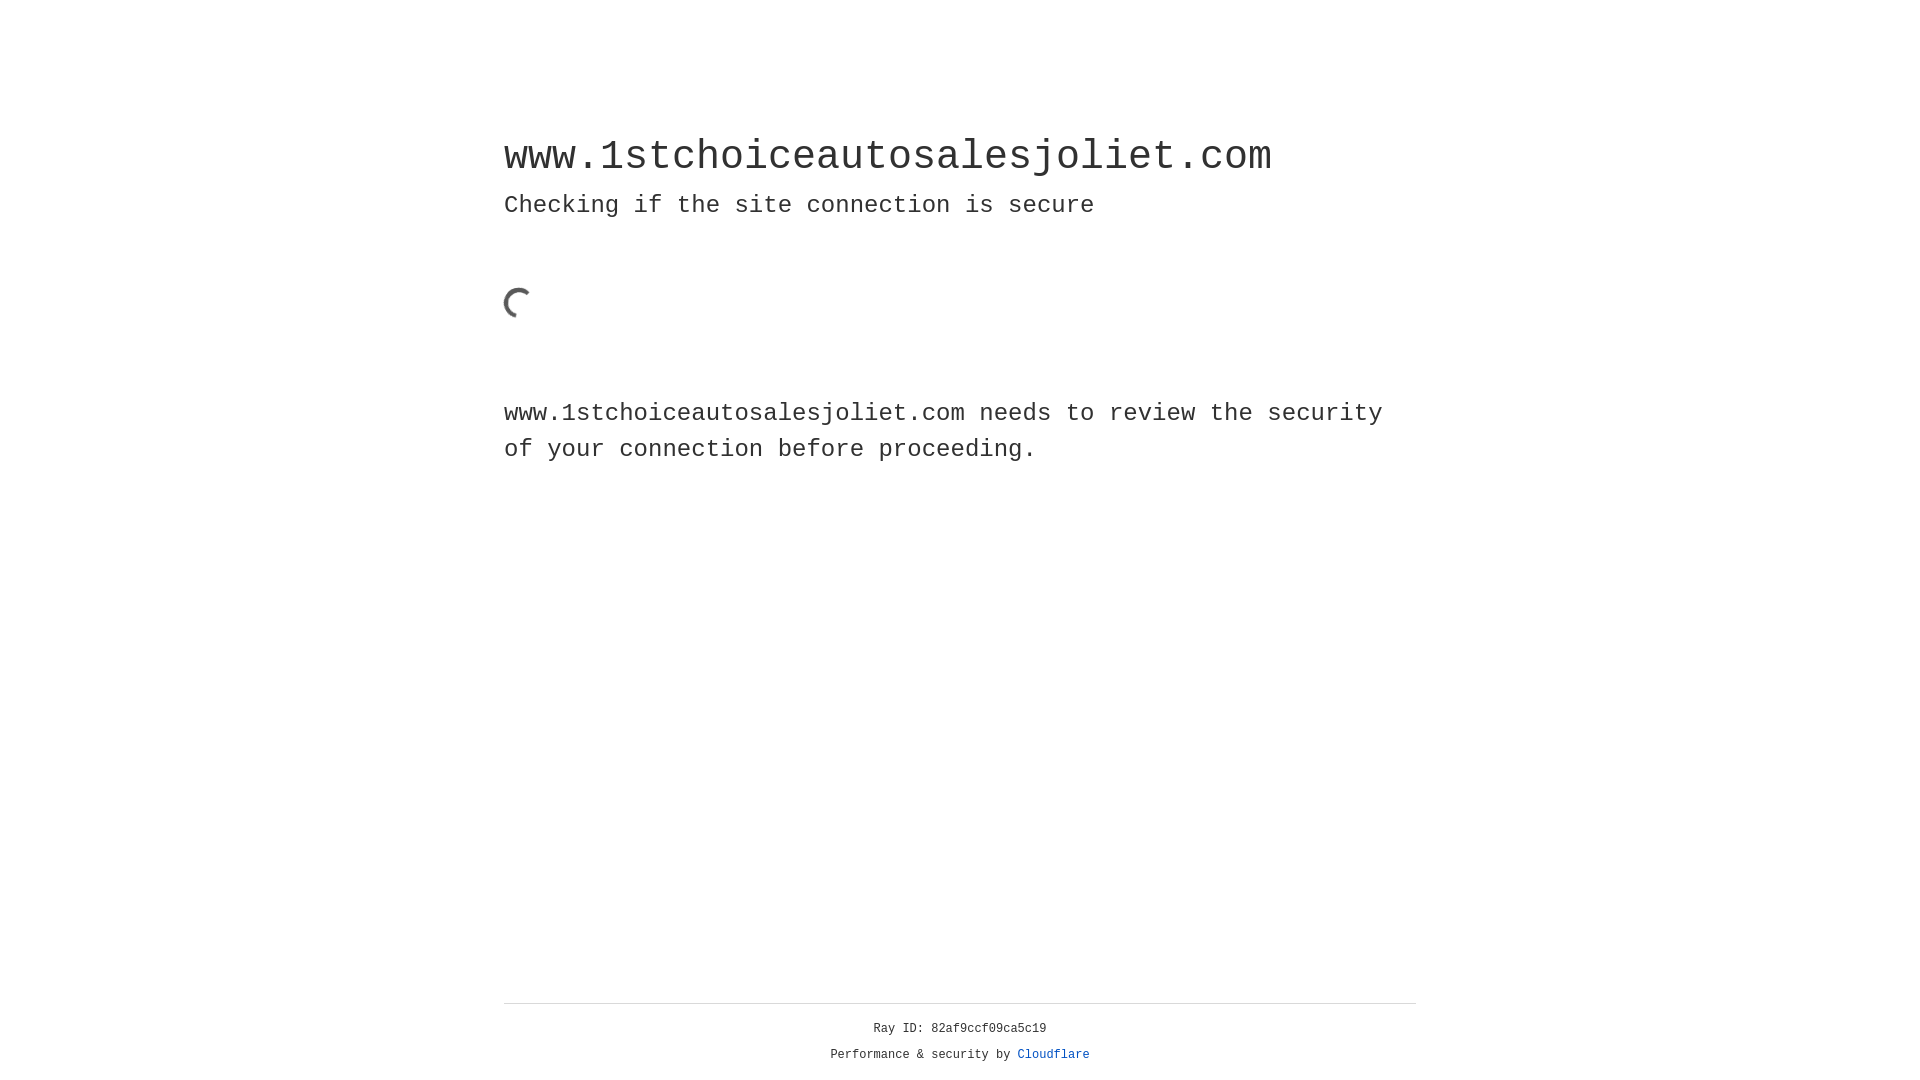  I want to click on 'Cloudflare', so click(1053, 1054).